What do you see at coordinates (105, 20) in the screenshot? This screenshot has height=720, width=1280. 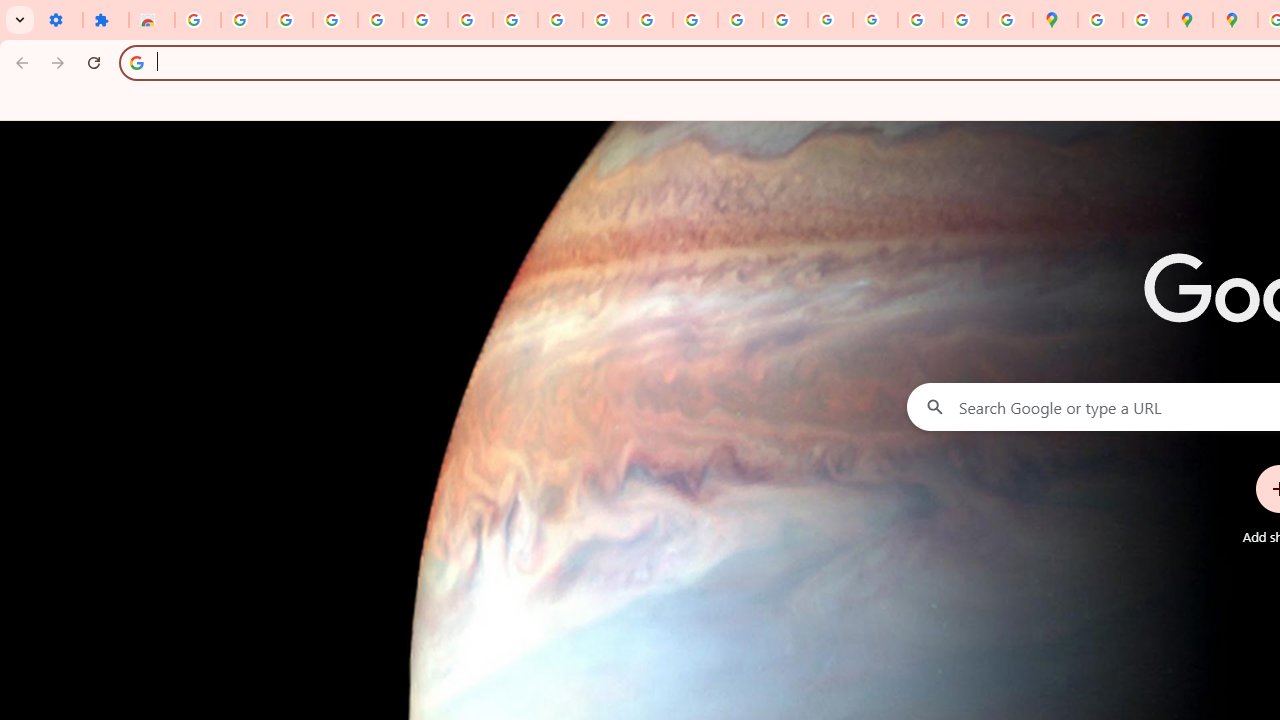 I see `'Extensions'` at bounding box center [105, 20].